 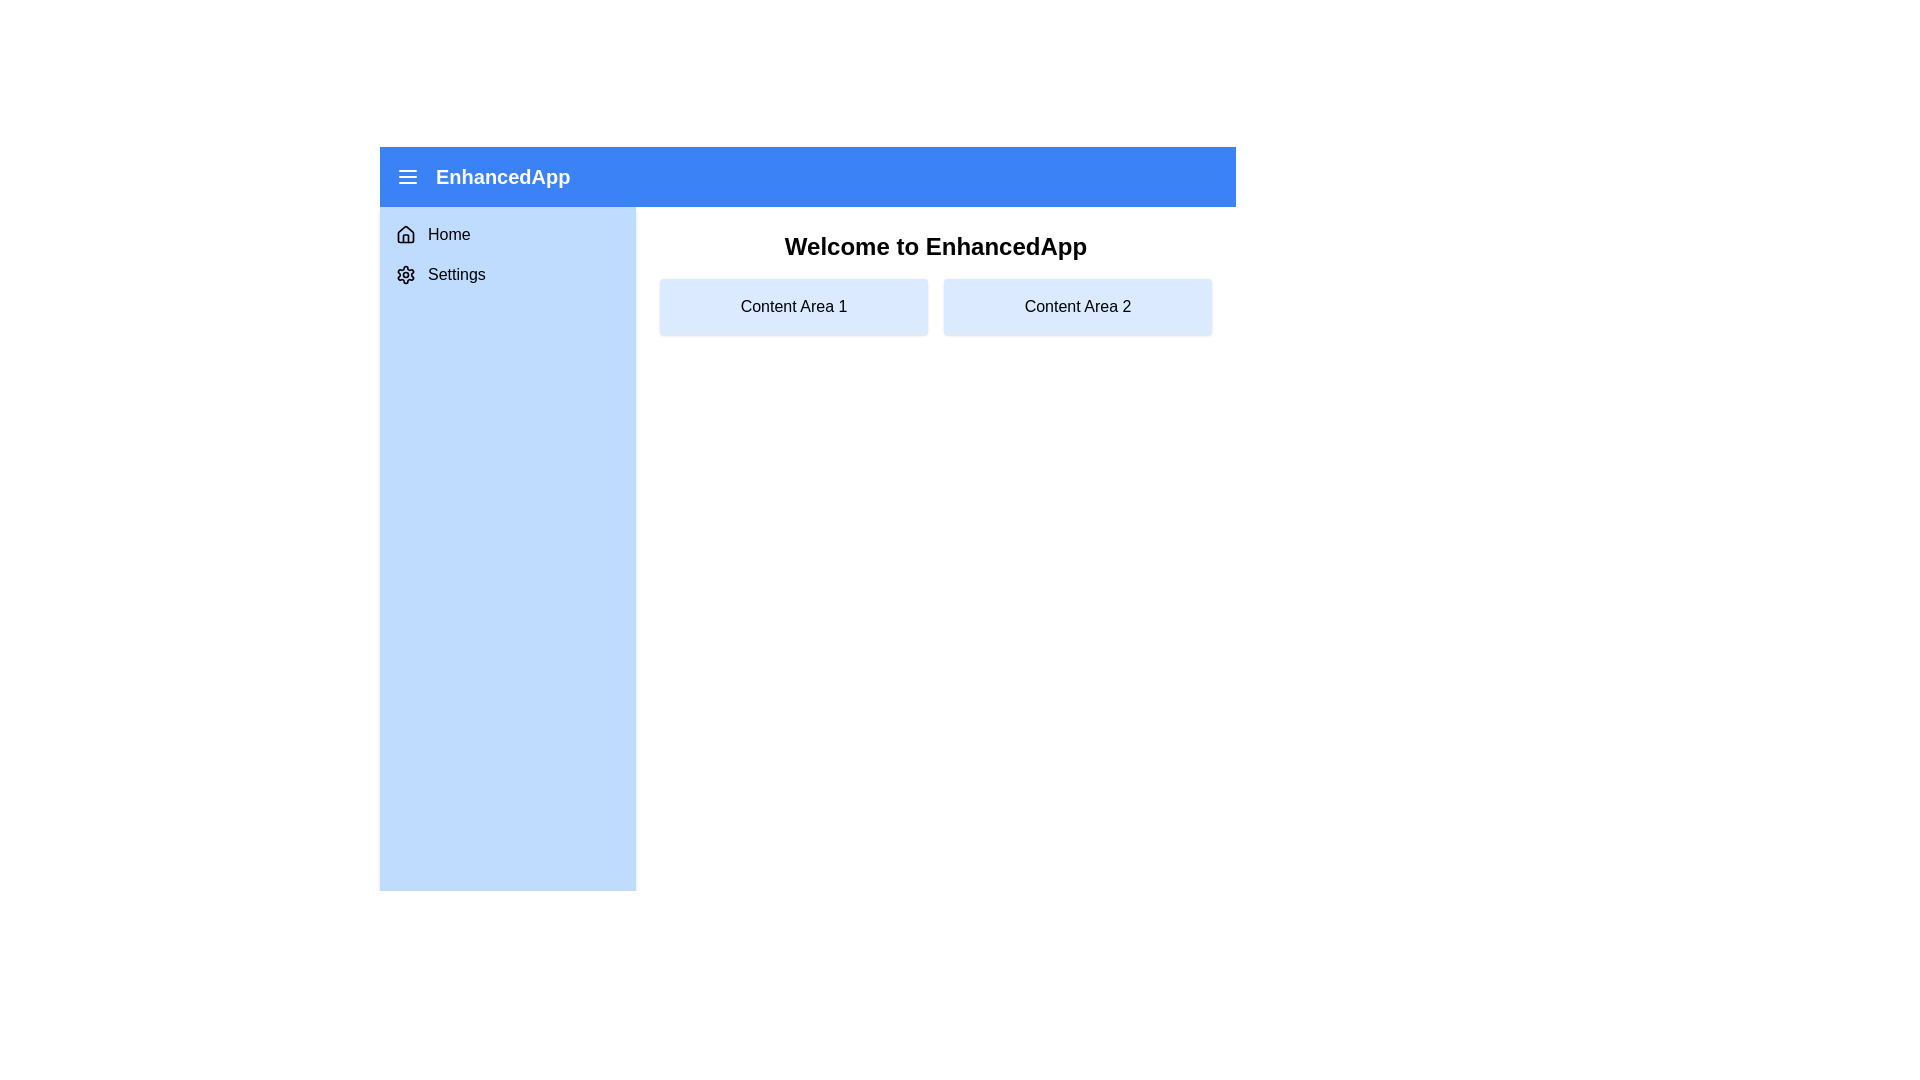 I want to click on the blue button with a menu icon (three horizontal lines) located at the top-left corner of the header next to 'EnhancedApp', so click(x=407, y=176).